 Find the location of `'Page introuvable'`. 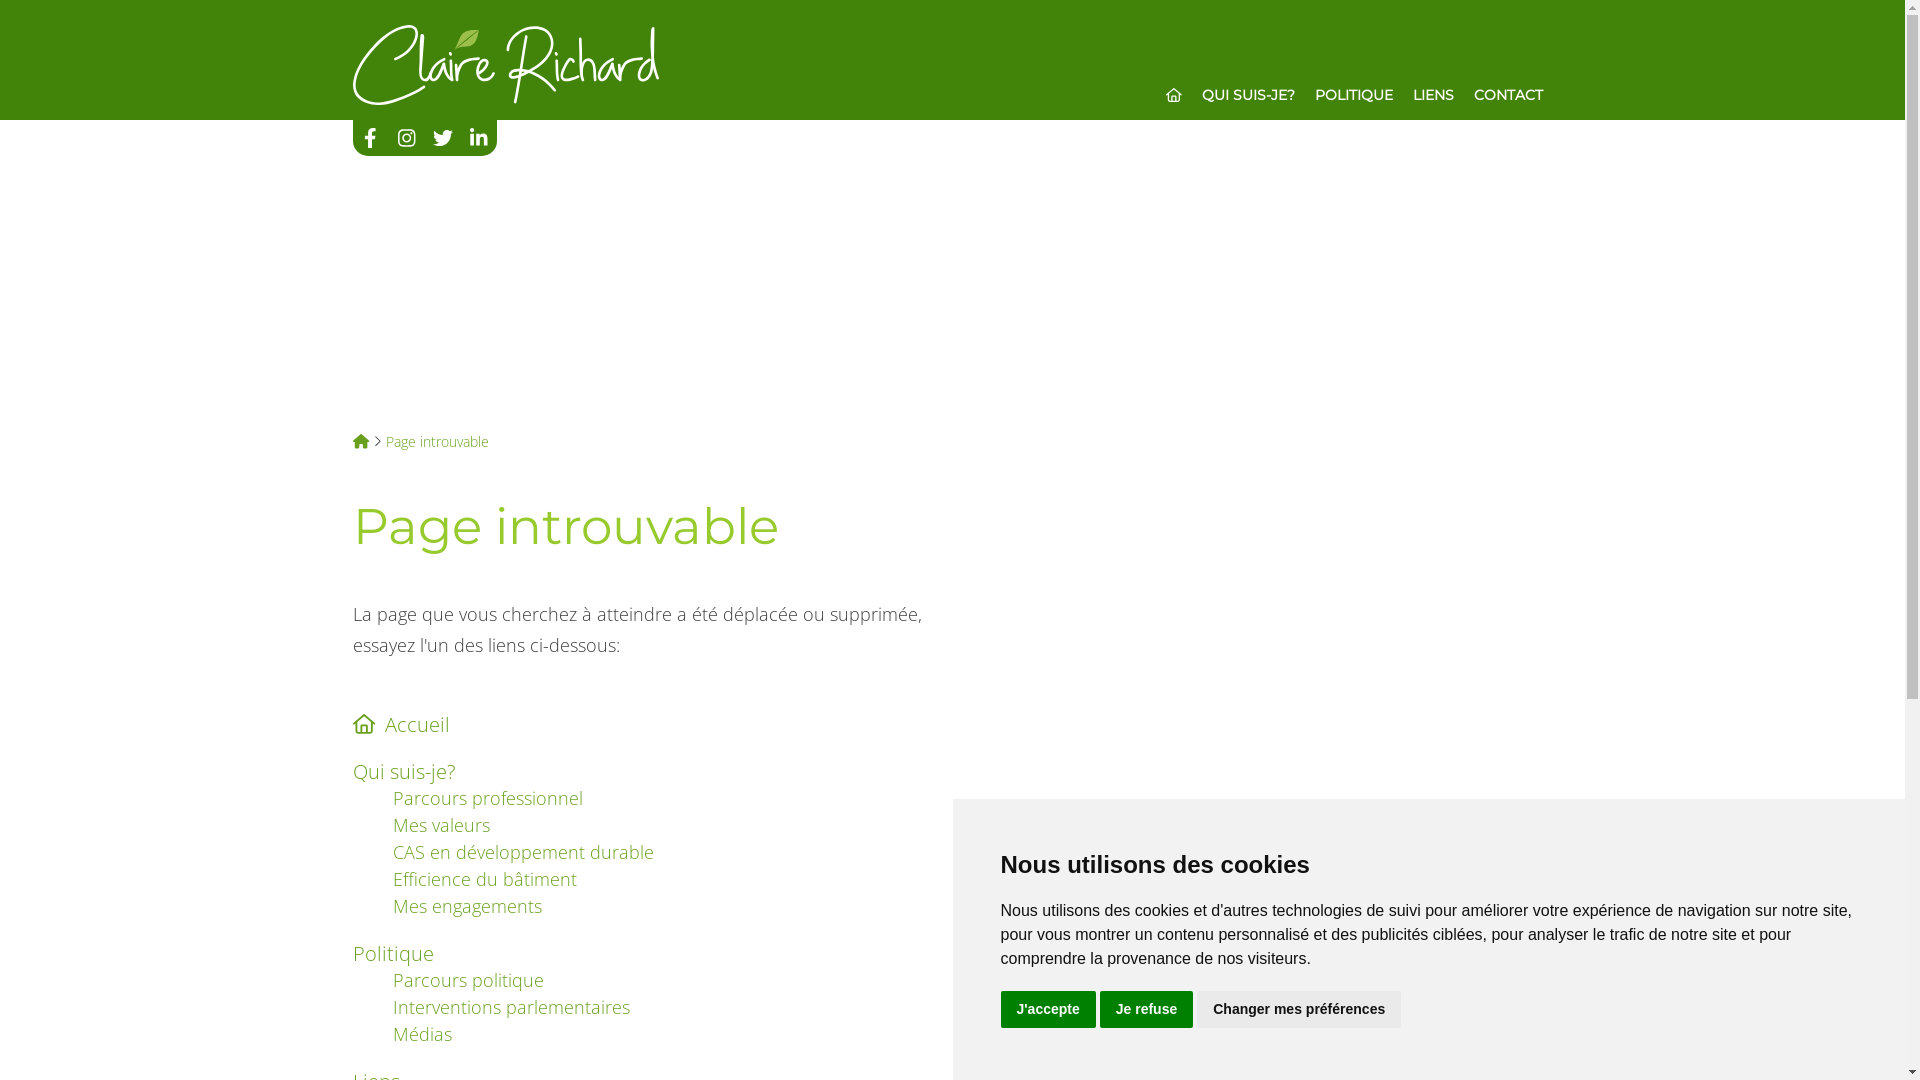

'Page introuvable' is located at coordinates (436, 440).